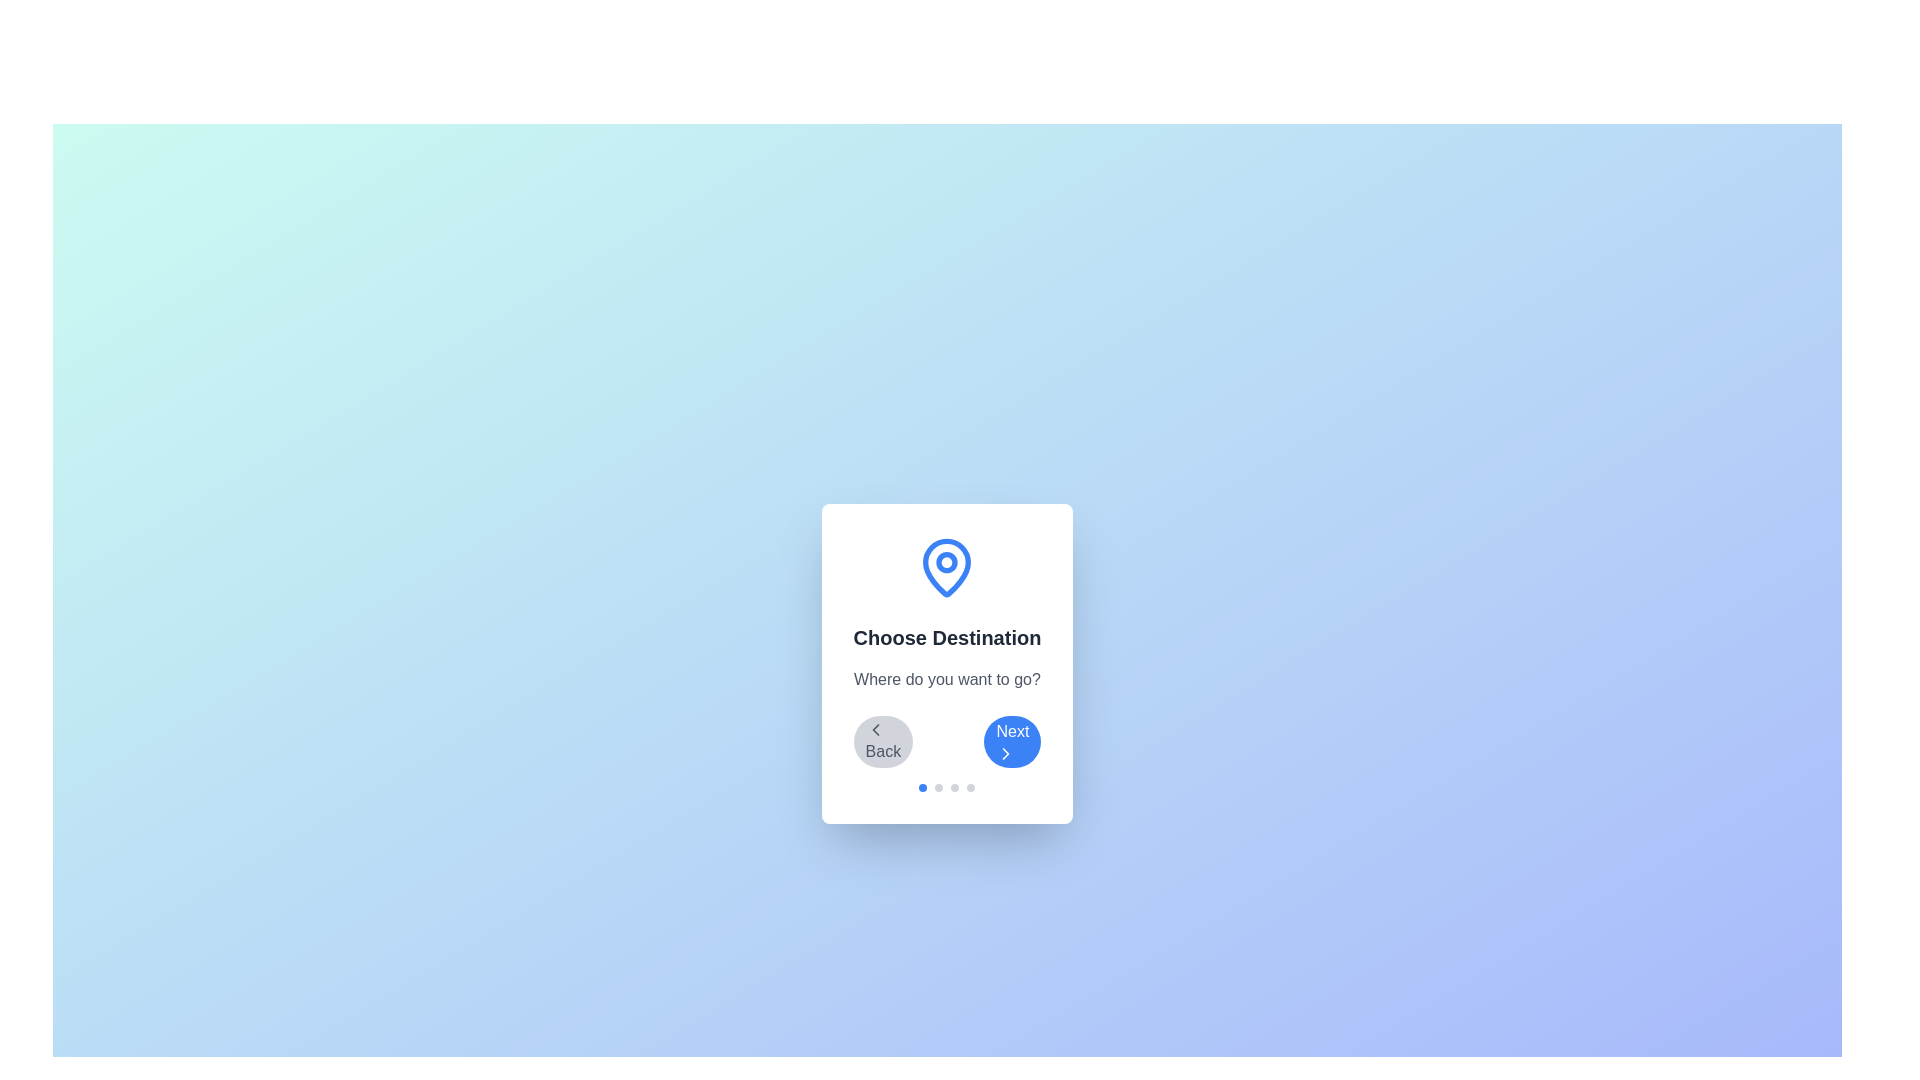 This screenshot has width=1920, height=1080. What do you see at coordinates (946, 567) in the screenshot?
I see `the displayed icon` at bounding box center [946, 567].